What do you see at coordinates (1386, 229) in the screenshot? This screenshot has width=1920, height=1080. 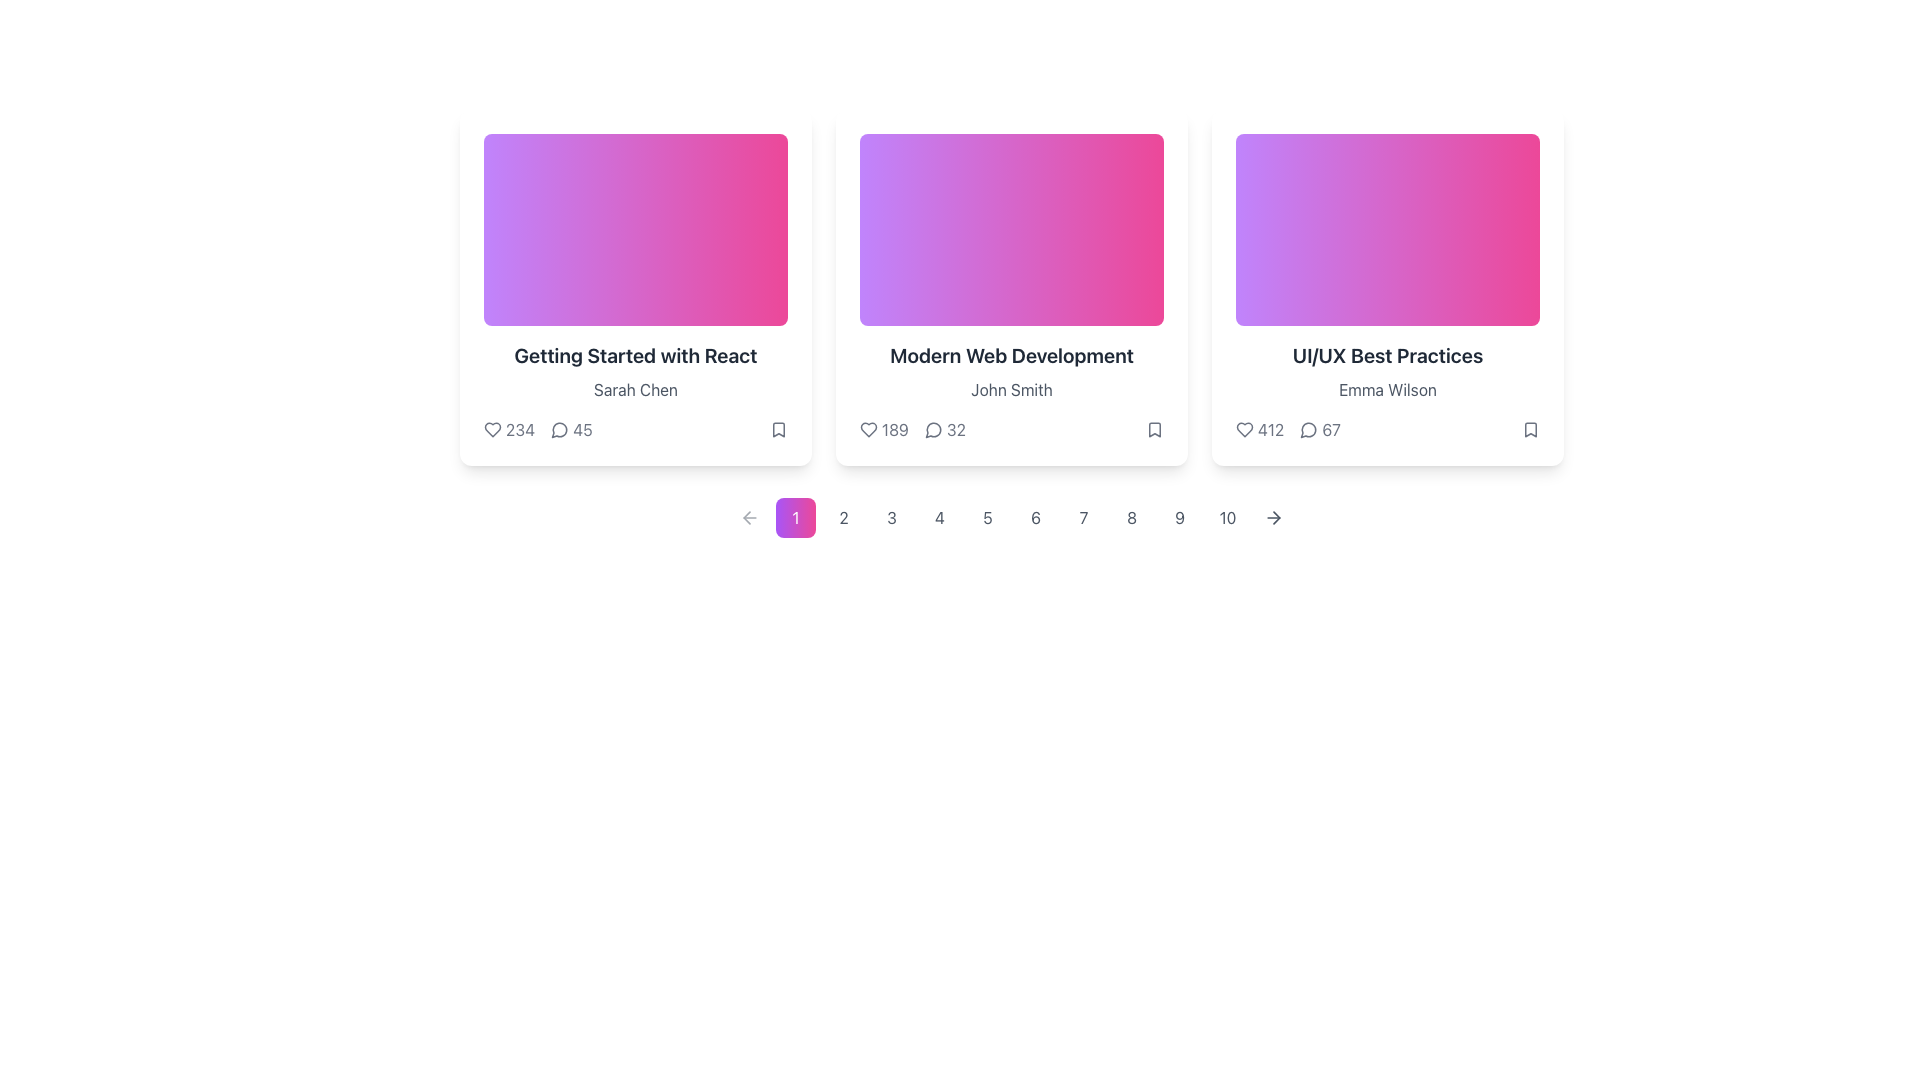 I see `the Decorative block, which is a rectangular element with a gradient background transitioning from purple to pink, located at the topmost section of the card titled 'UI/UX Best Practices.'` at bounding box center [1386, 229].